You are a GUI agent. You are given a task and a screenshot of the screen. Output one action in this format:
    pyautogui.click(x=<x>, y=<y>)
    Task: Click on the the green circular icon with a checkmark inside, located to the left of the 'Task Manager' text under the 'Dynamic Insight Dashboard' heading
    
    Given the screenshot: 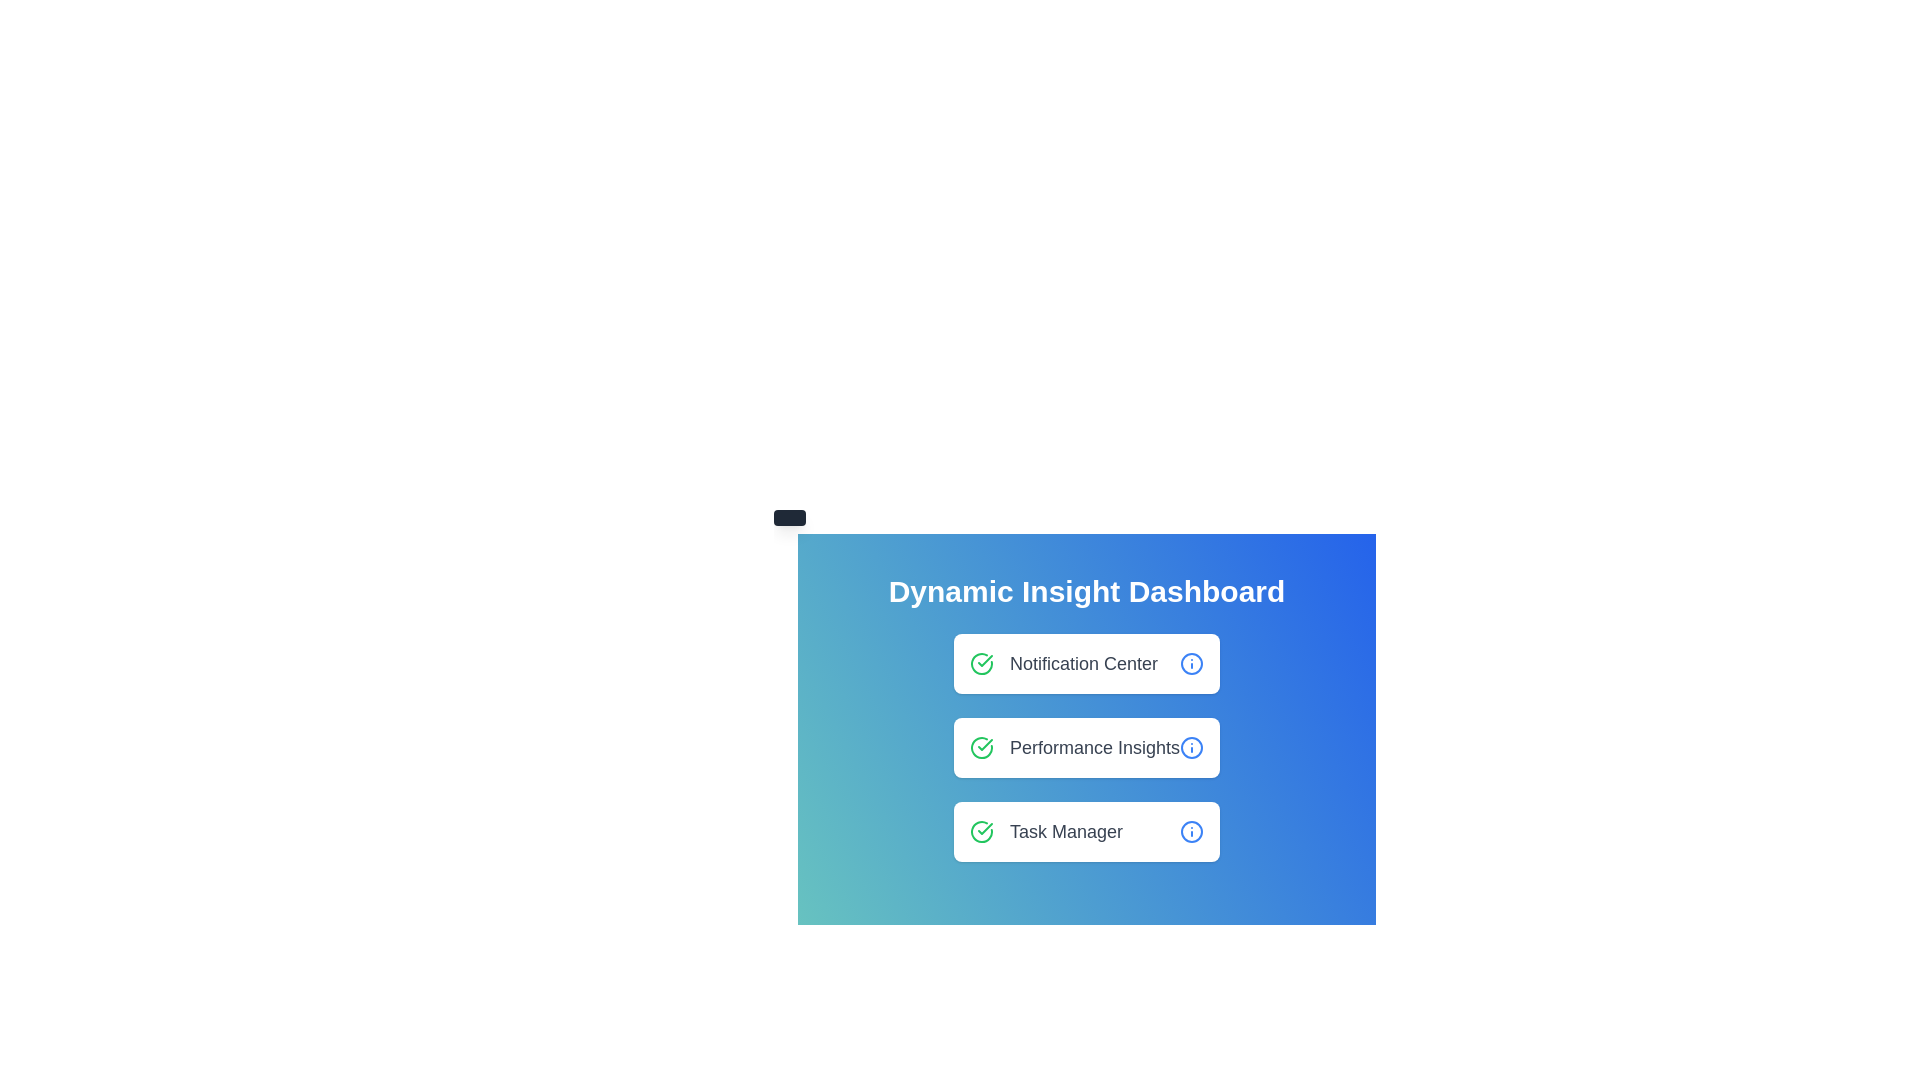 What is the action you would take?
    pyautogui.click(x=981, y=832)
    